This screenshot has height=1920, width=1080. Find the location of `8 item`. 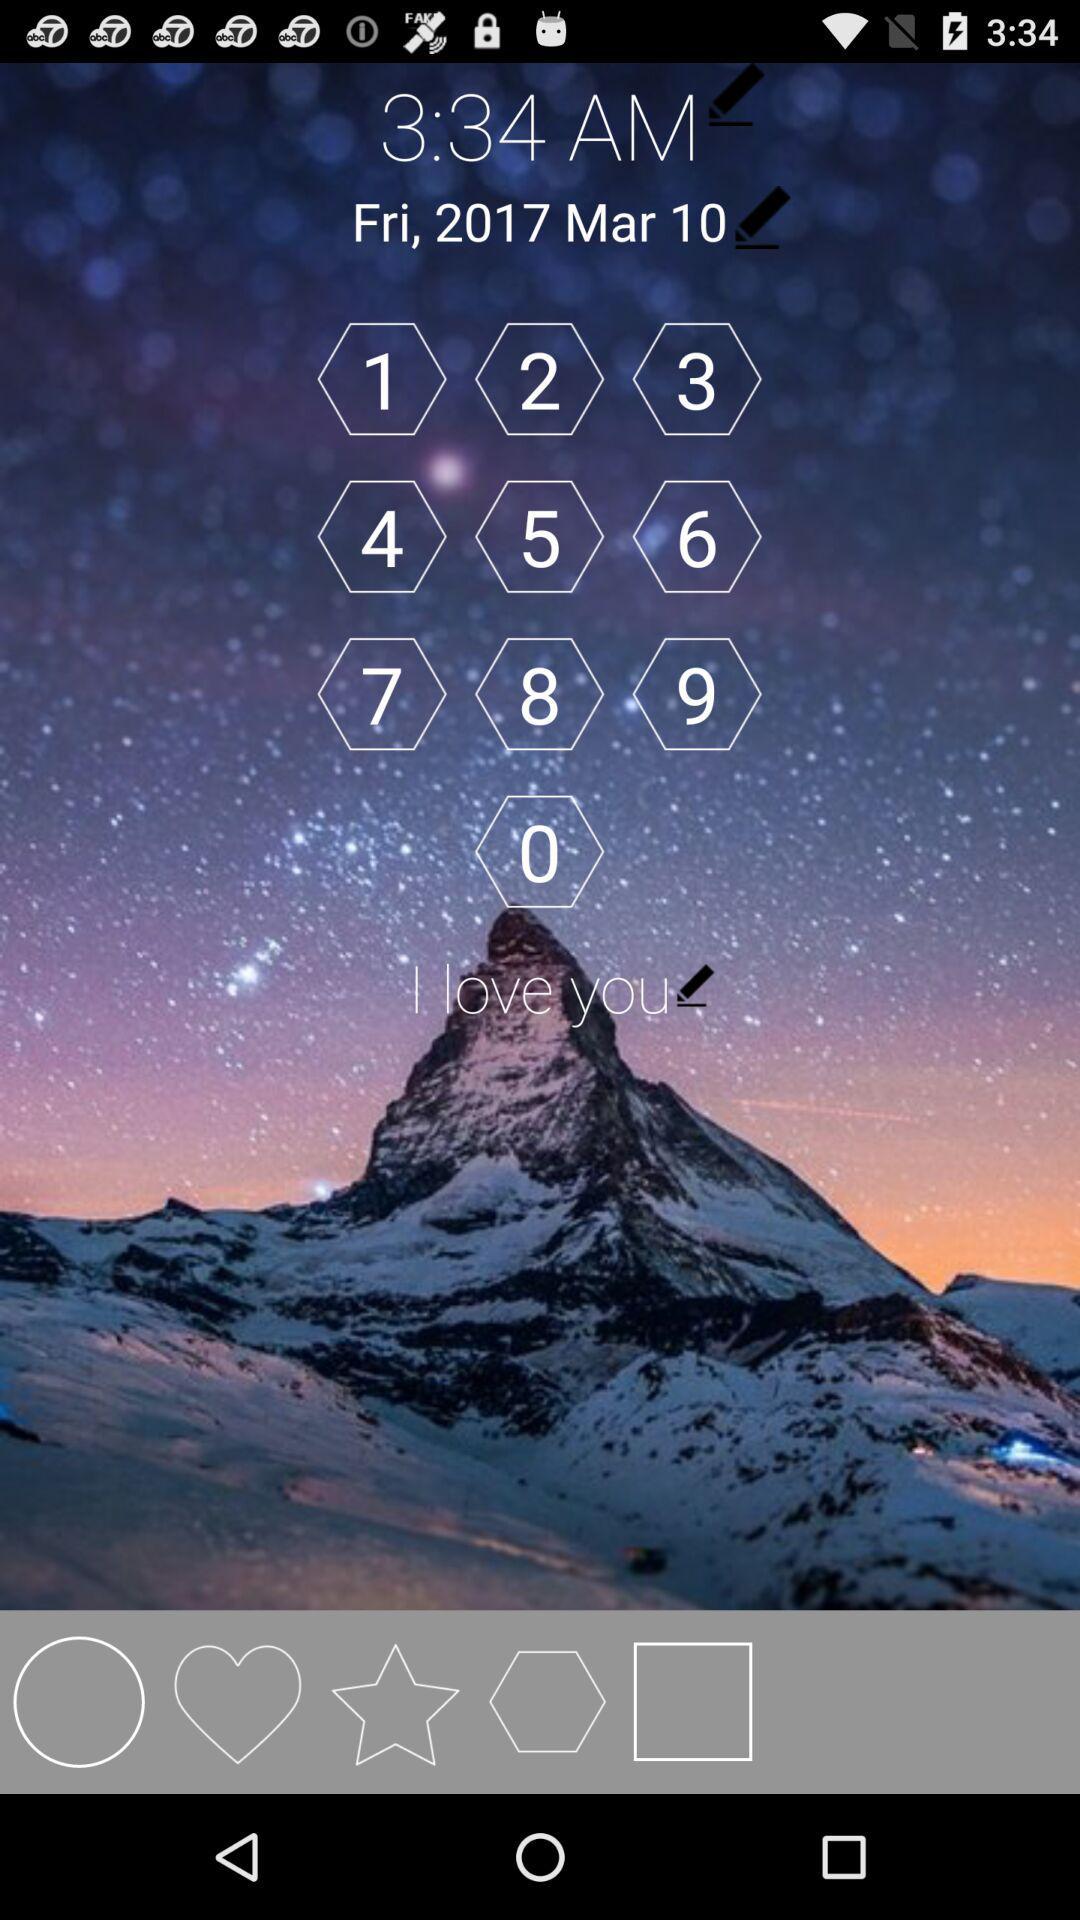

8 item is located at coordinates (538, 694).